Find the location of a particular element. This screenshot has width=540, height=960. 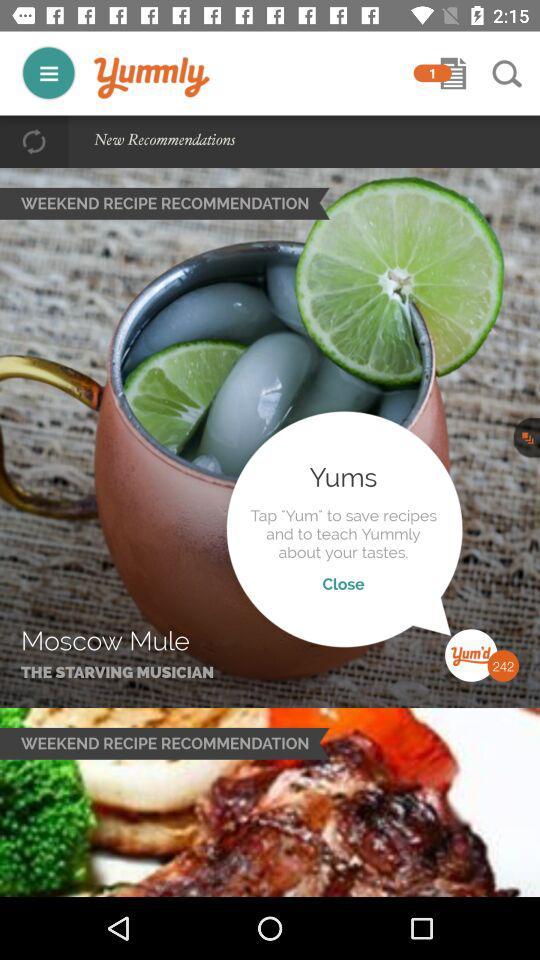

yummly recipes is located at coordinates (48, 73).